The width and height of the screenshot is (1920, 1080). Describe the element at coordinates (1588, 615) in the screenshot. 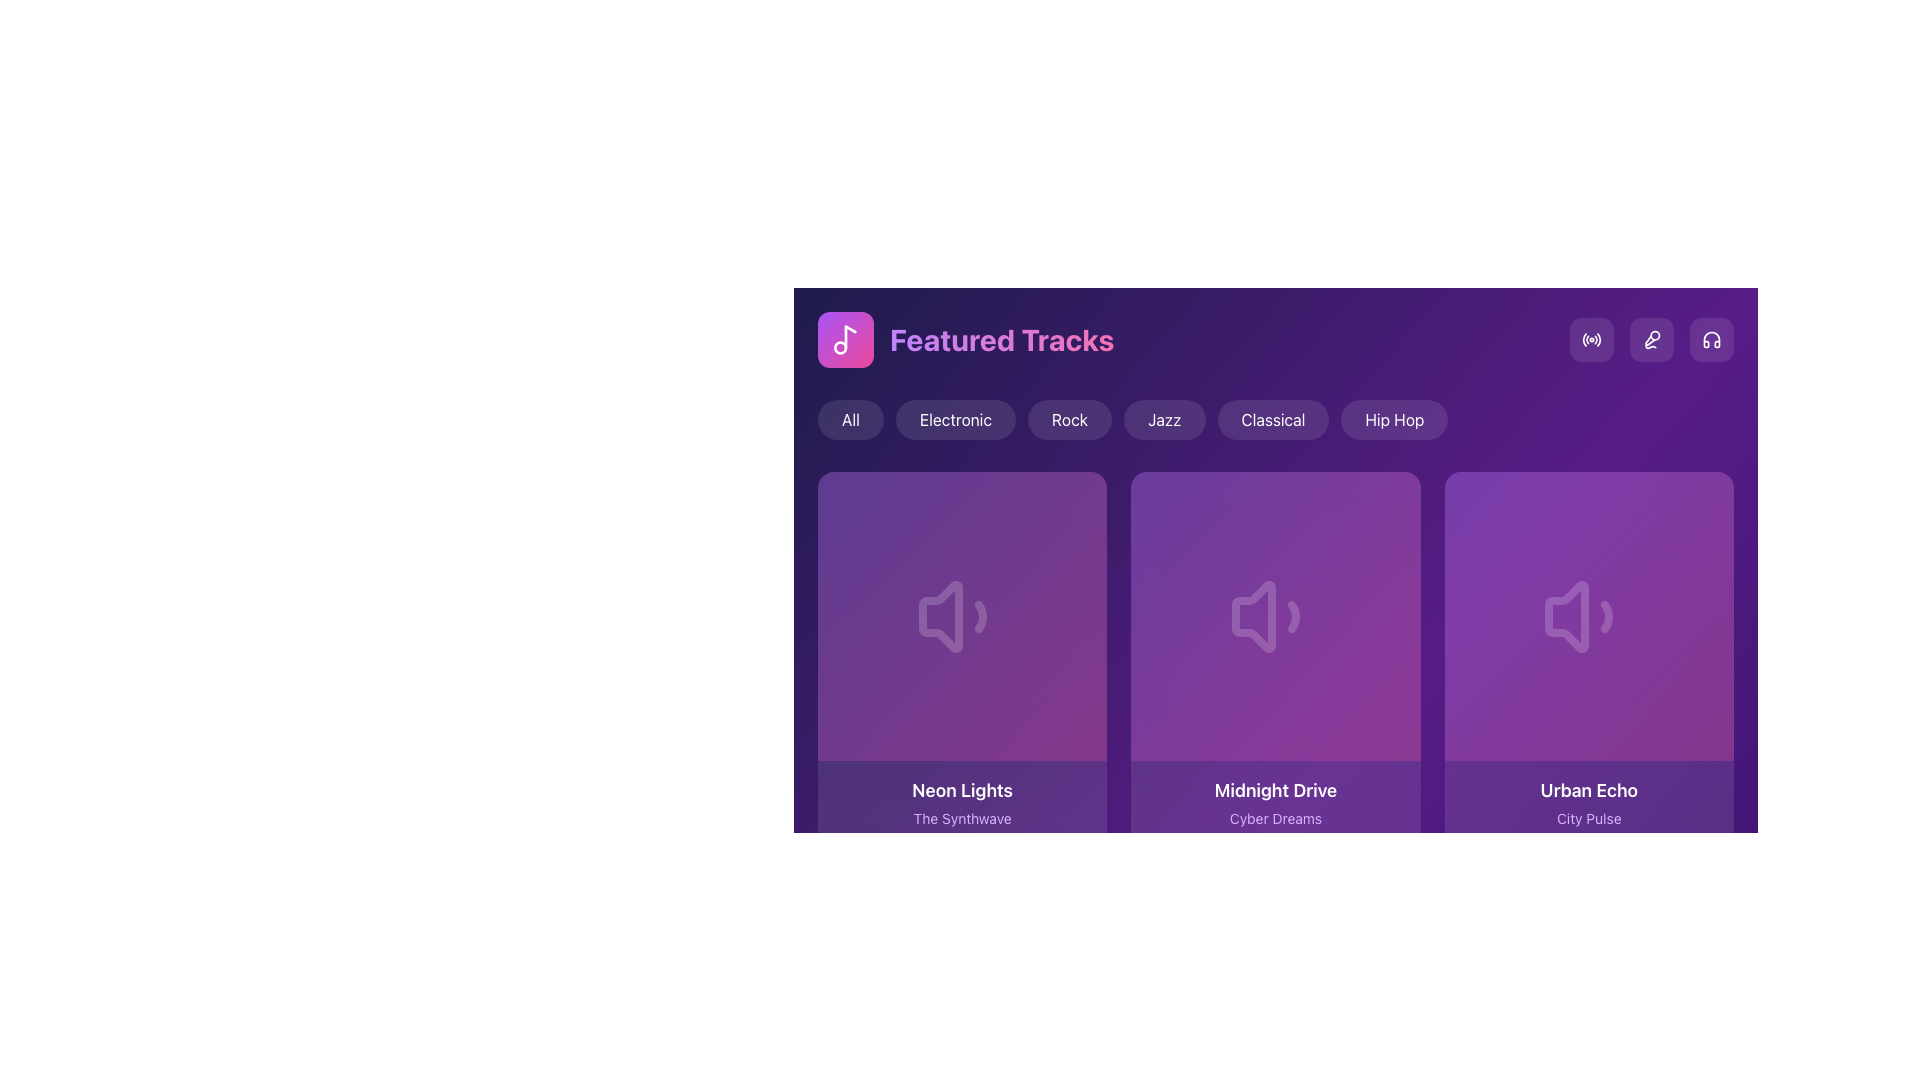

I see `the square-shaped purple gradient box featuring a speaker icon in its center, located in the third column of the current row in a music-related grid layout` at that location.